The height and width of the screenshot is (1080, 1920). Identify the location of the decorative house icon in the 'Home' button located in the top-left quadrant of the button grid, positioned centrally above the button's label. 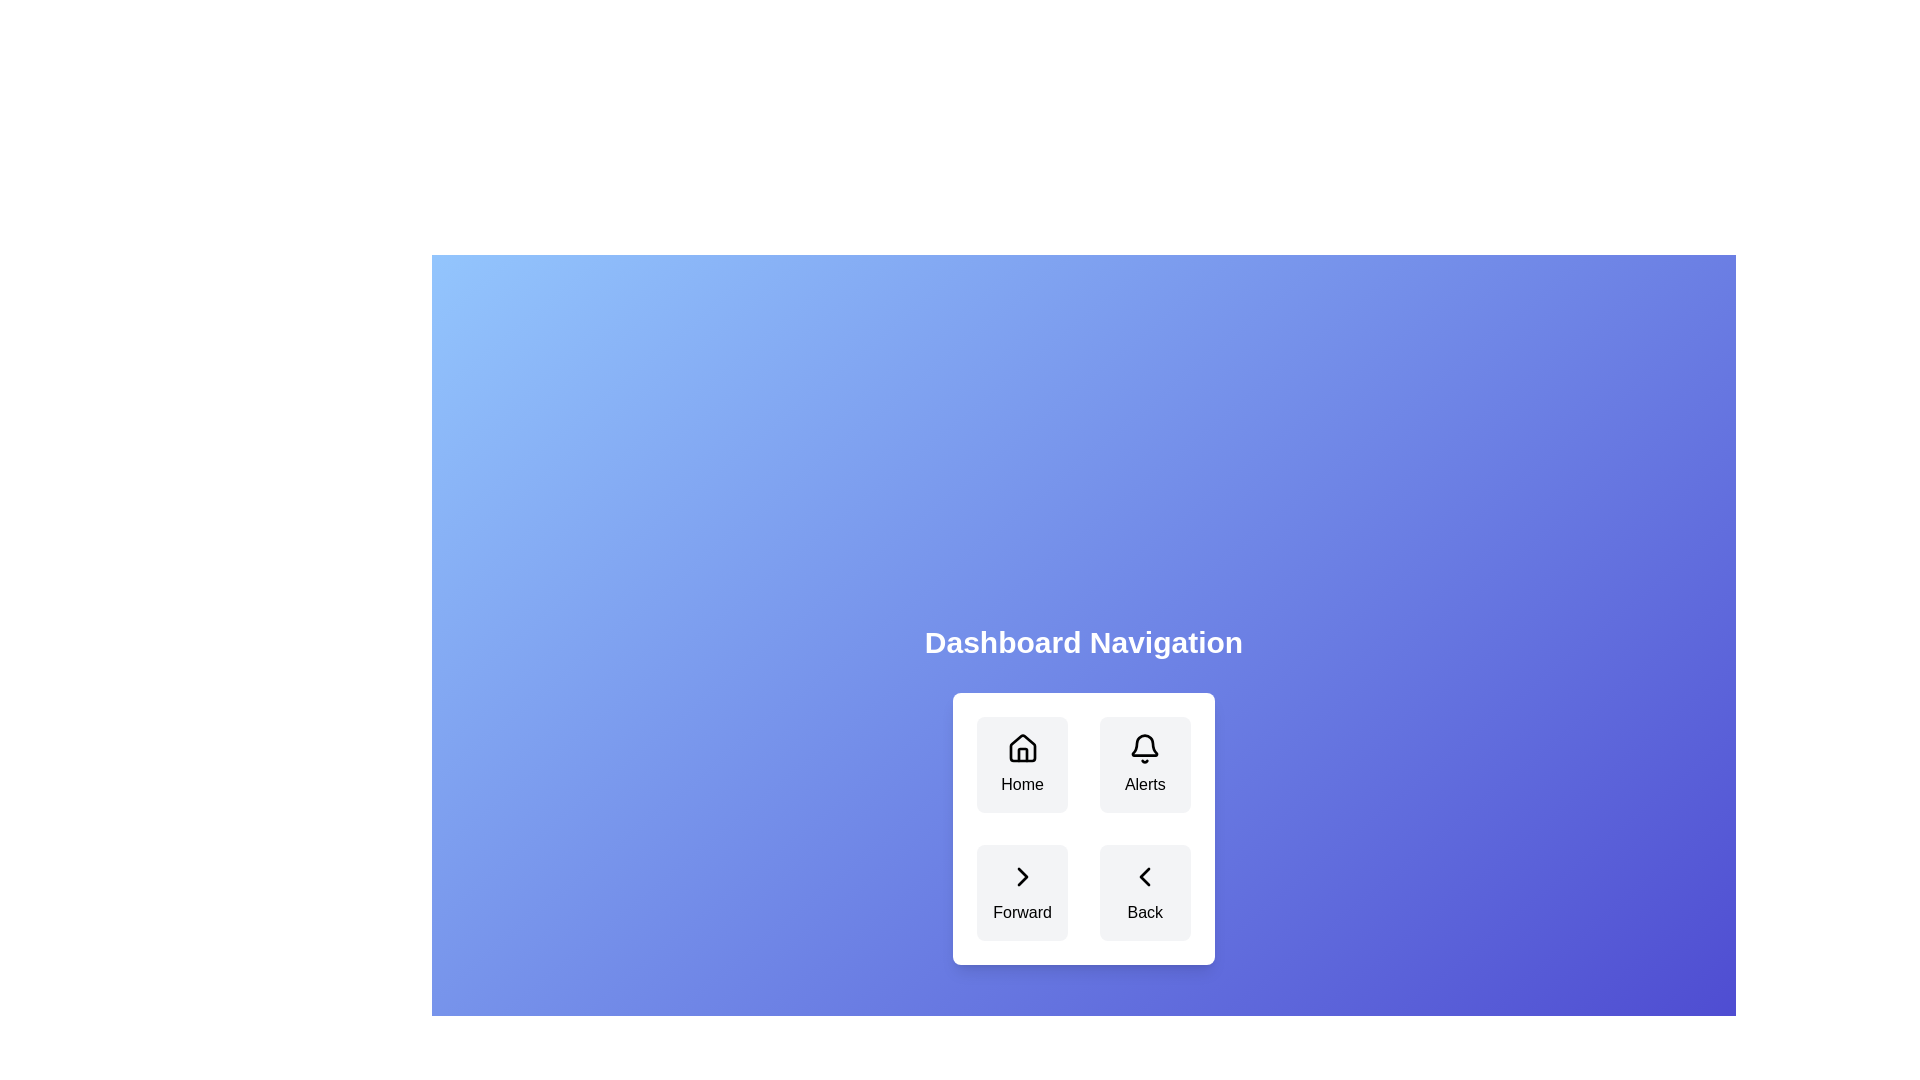
(1022, 755).